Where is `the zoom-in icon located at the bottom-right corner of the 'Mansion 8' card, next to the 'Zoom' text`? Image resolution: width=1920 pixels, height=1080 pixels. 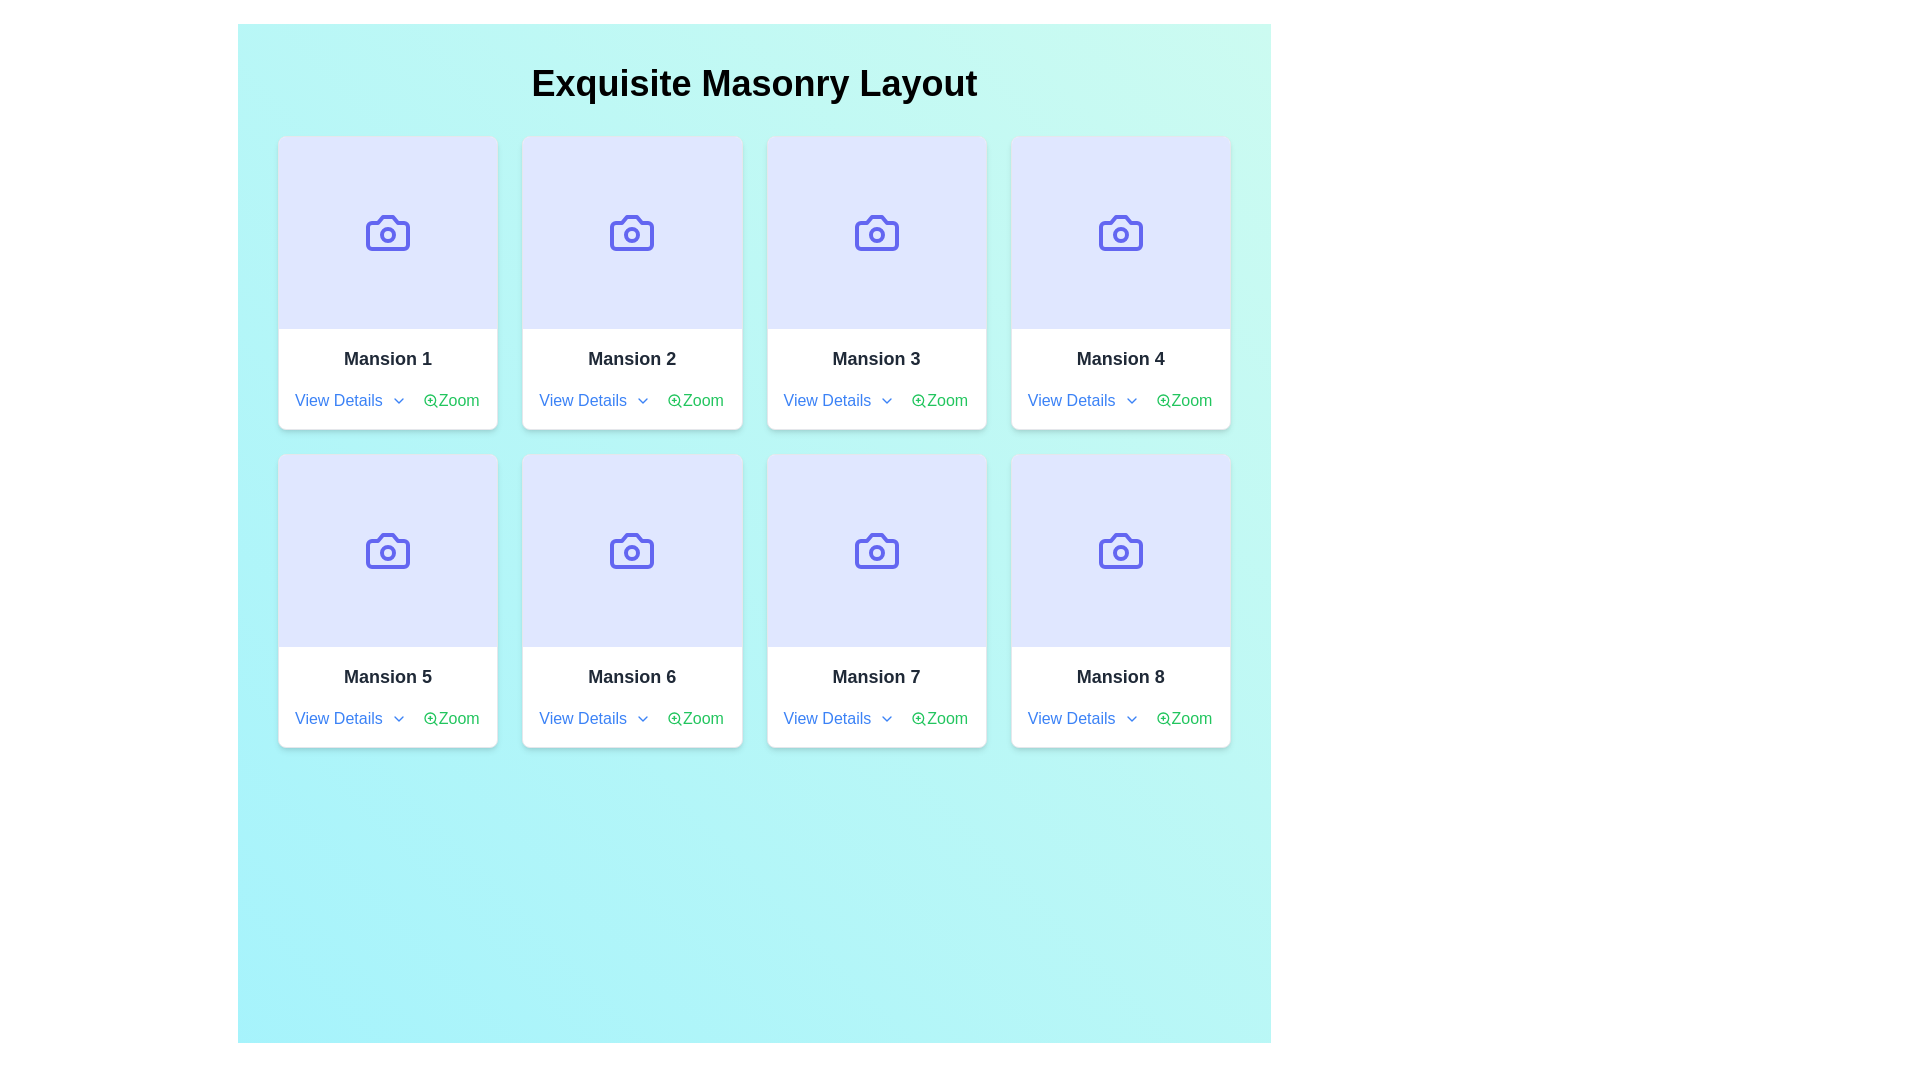
the zoom-in icon located at the bottom-right corner of the 'Mansion 8' card, next to the 'Zoom' text is located at coordinates (1163, 717).